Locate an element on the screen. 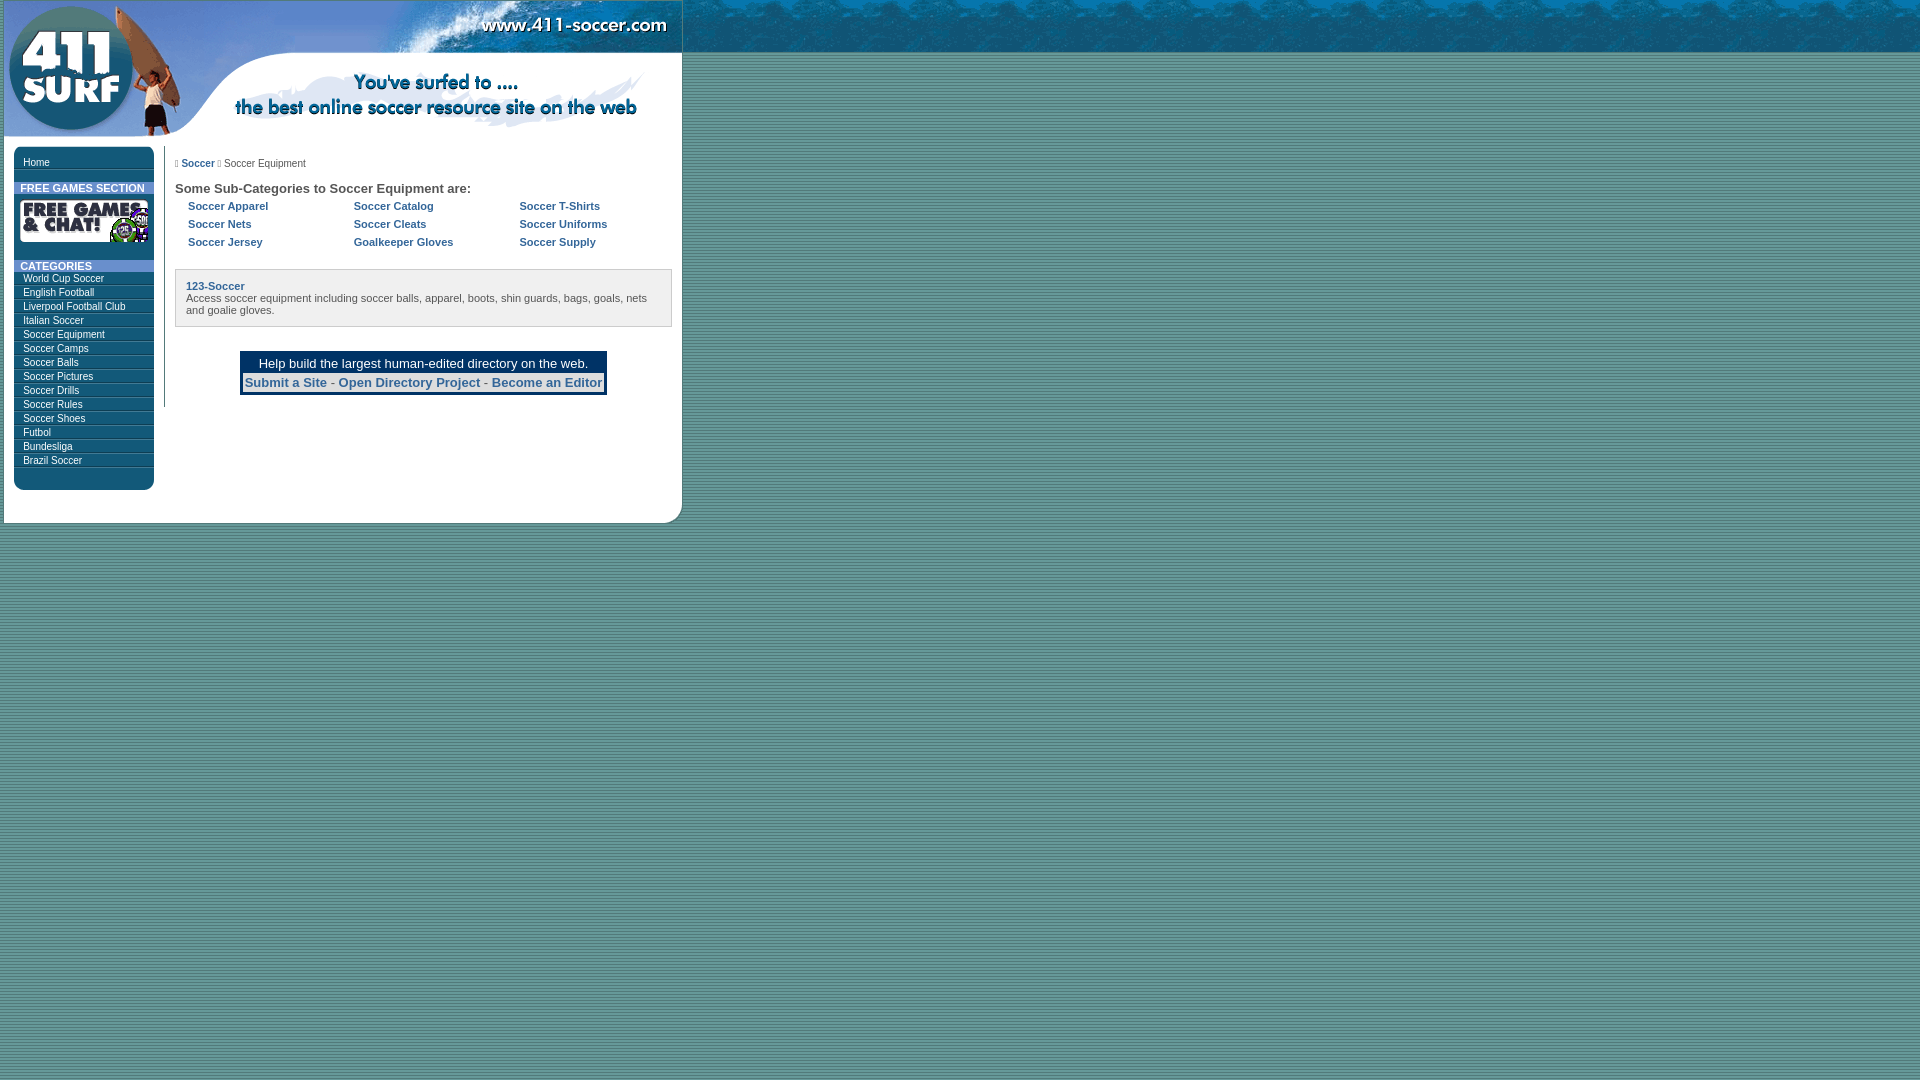 This screenshot has width=1920, height=1080. 'Soccer T-Shirts' is located at coordinates (518, 205).